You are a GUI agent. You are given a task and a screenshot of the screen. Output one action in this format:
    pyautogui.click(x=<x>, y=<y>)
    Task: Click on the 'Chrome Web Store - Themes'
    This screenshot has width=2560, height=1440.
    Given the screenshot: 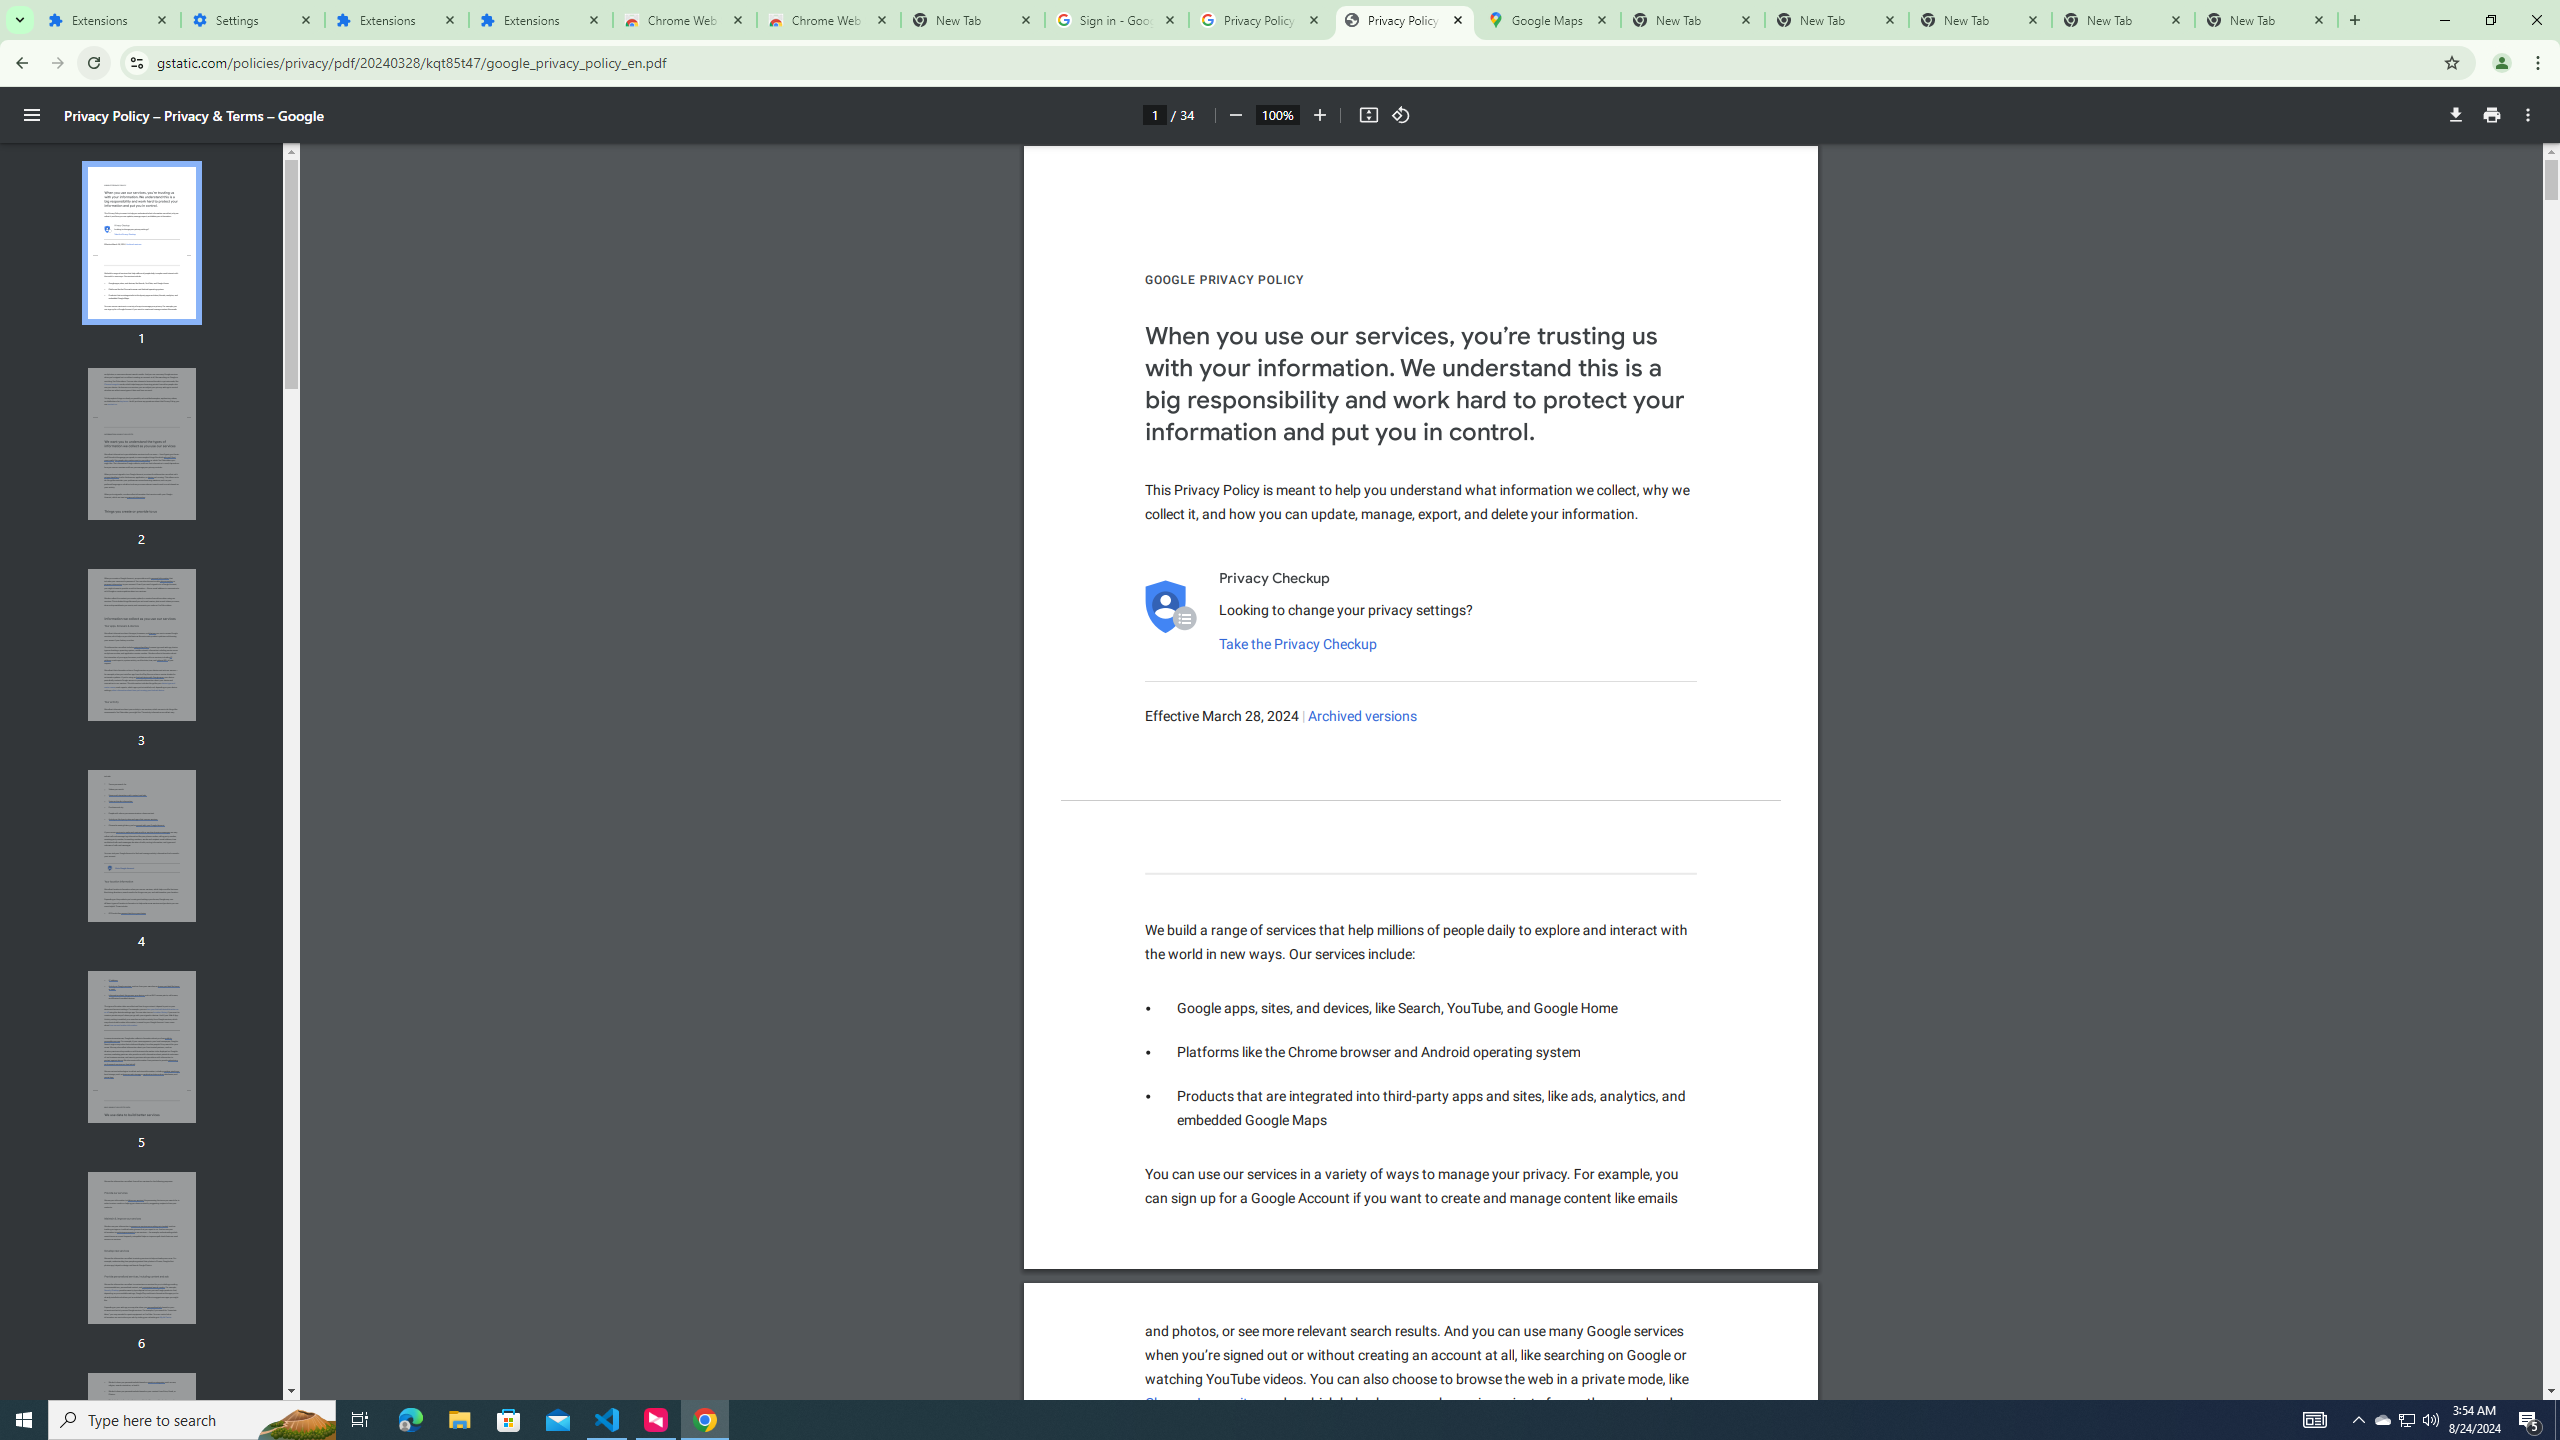 What is the action you would take?
    pyautogui.click(x=827, y=19)
    